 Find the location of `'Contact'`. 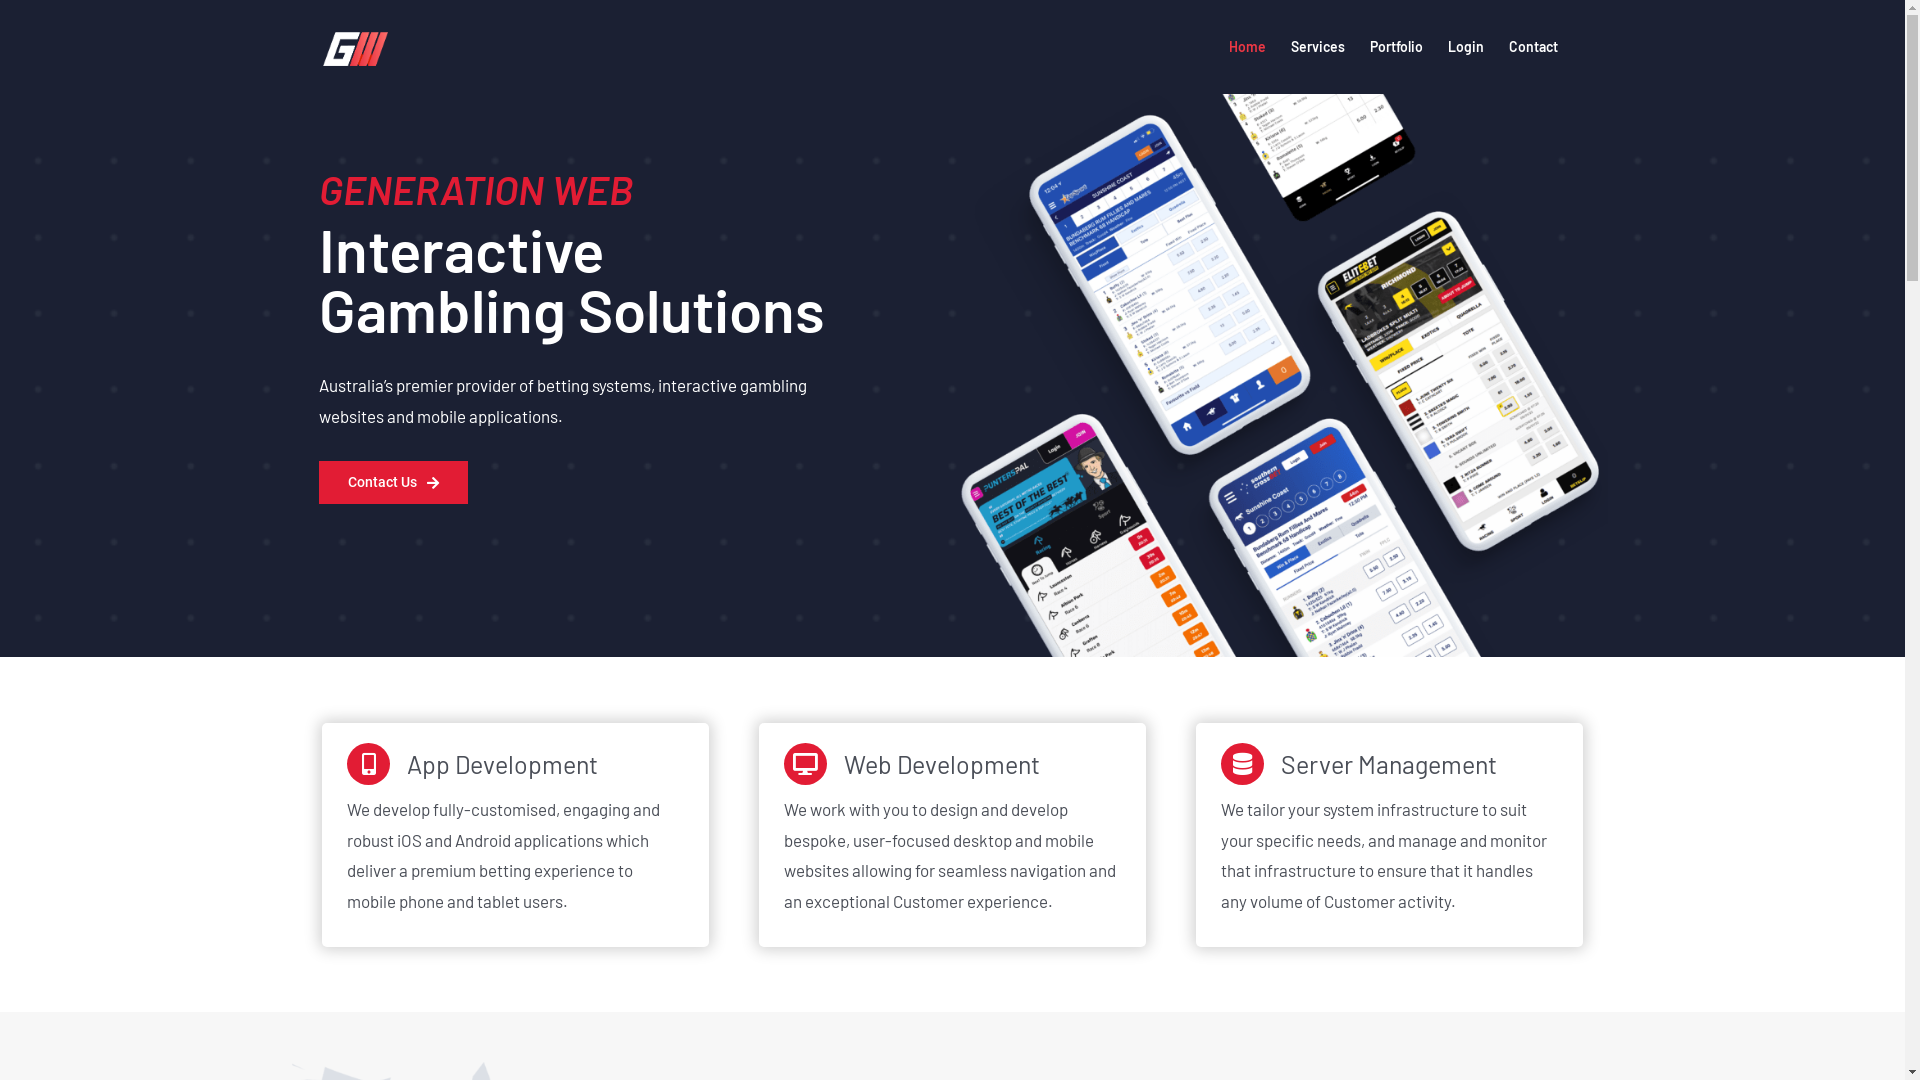

'Contact' is located at coordinates (1507, 45).